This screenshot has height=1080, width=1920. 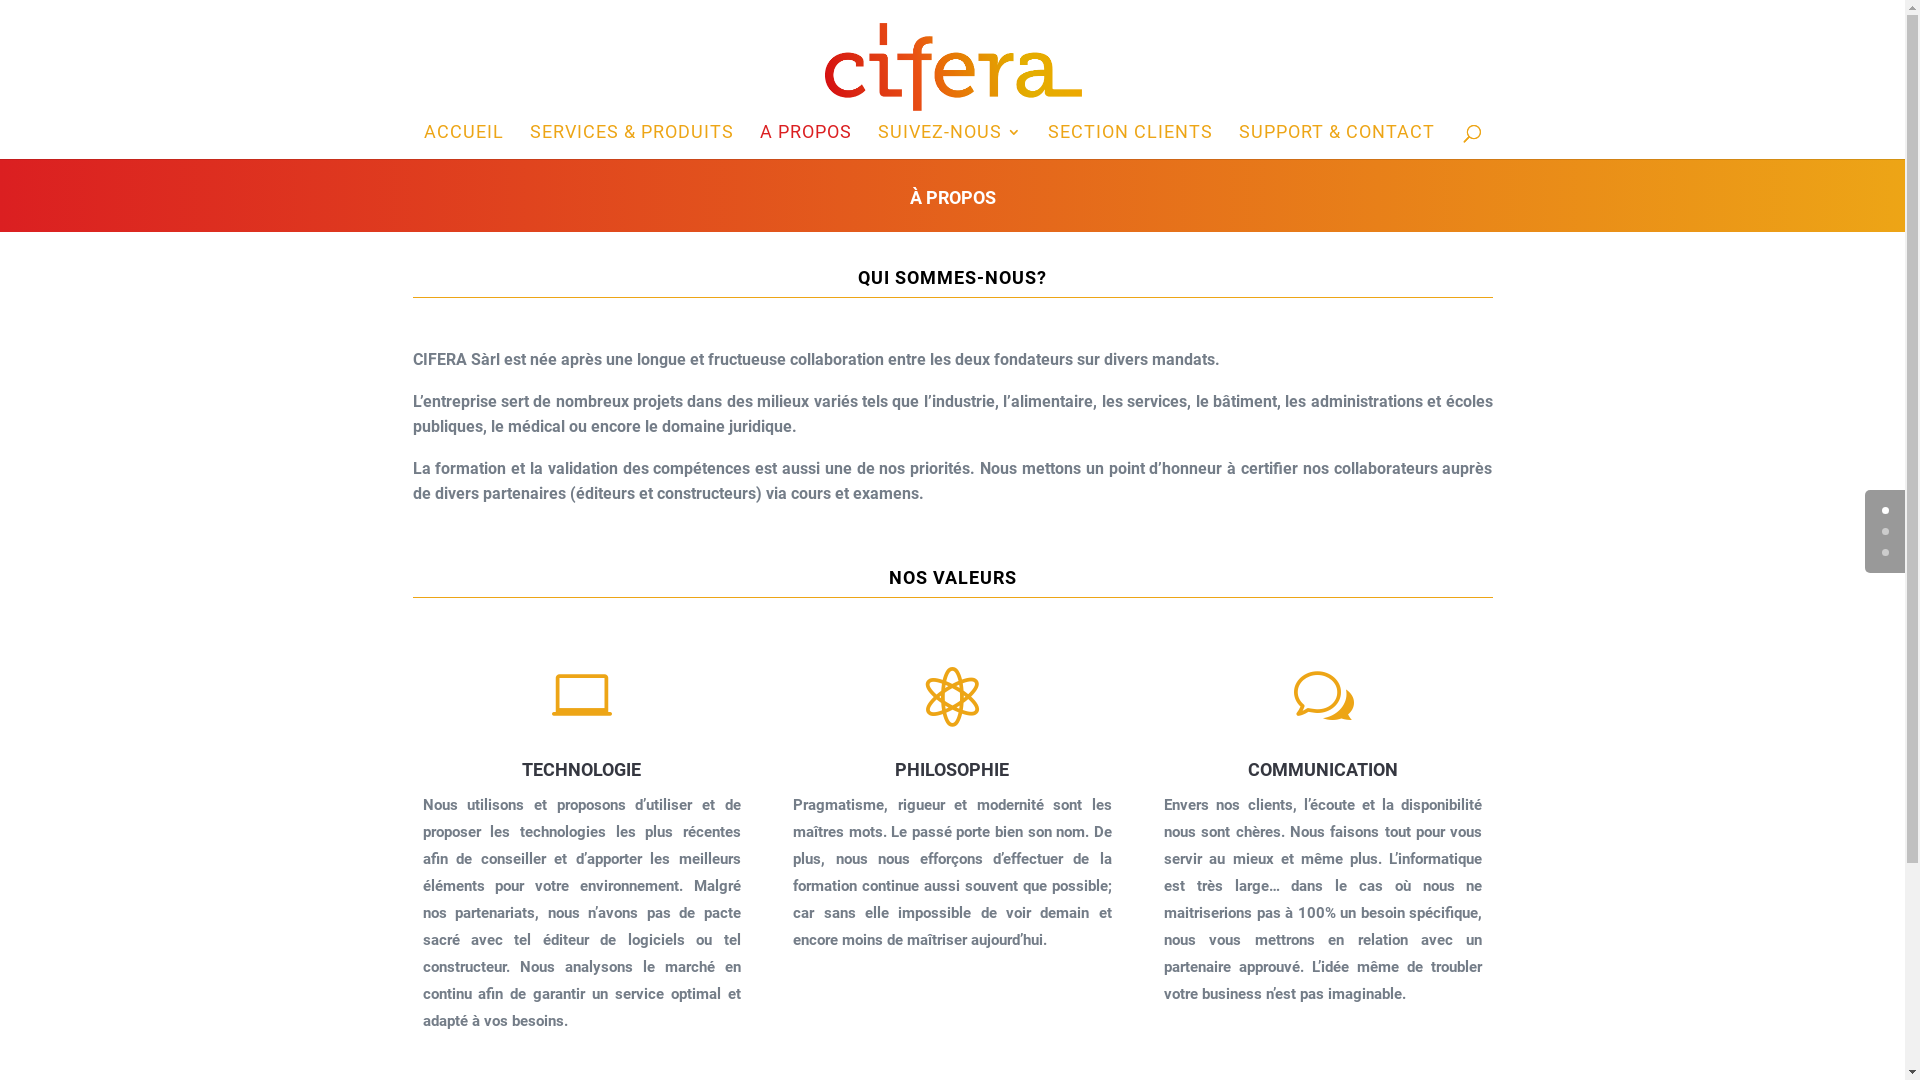 What do you see at coordinates (1337, 141) in the screenshot?
I see `'SUPPORT & CONTACT'` at bounding box center [1337, 141].